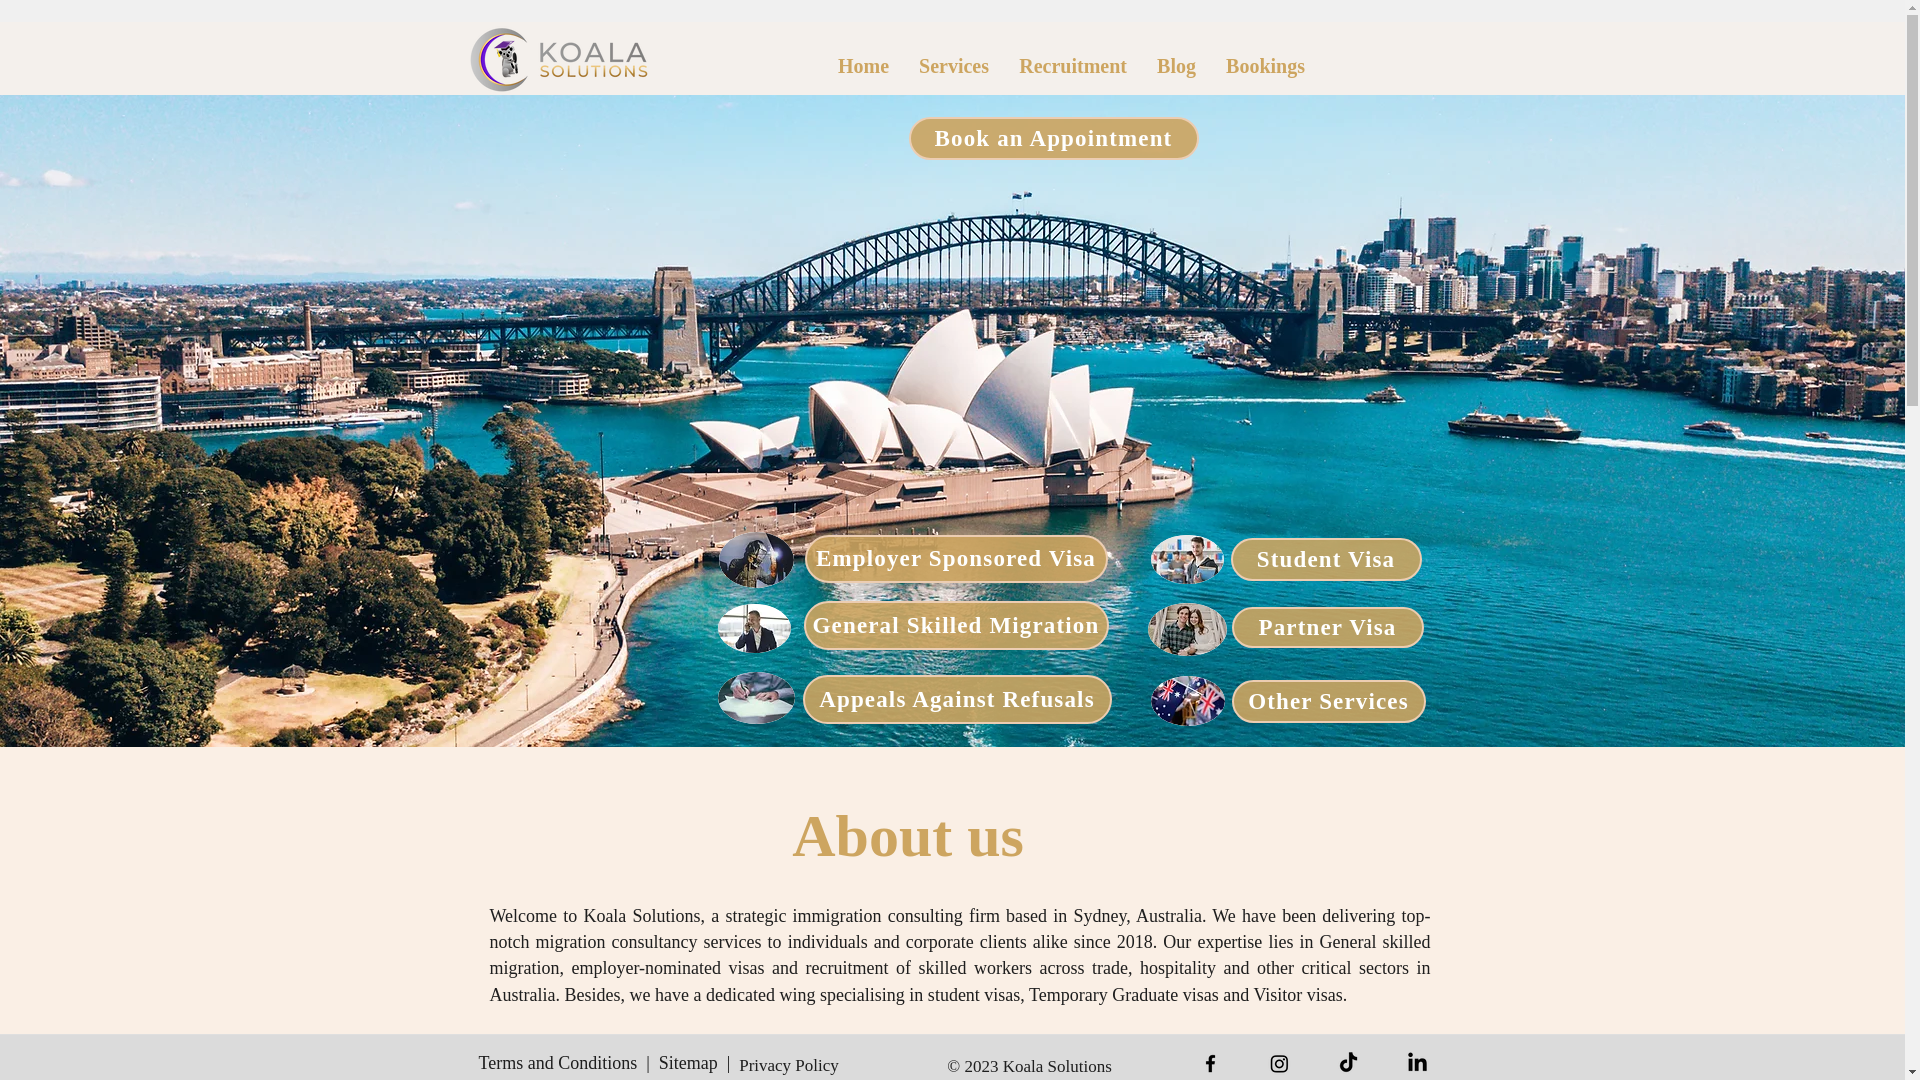 The height and width of the screenshot is (1080, 1920). What do you see at coordinates (1328, 626) in the screenshot?
I see `'Partner Visa'` at bounding box center [1328, 626].